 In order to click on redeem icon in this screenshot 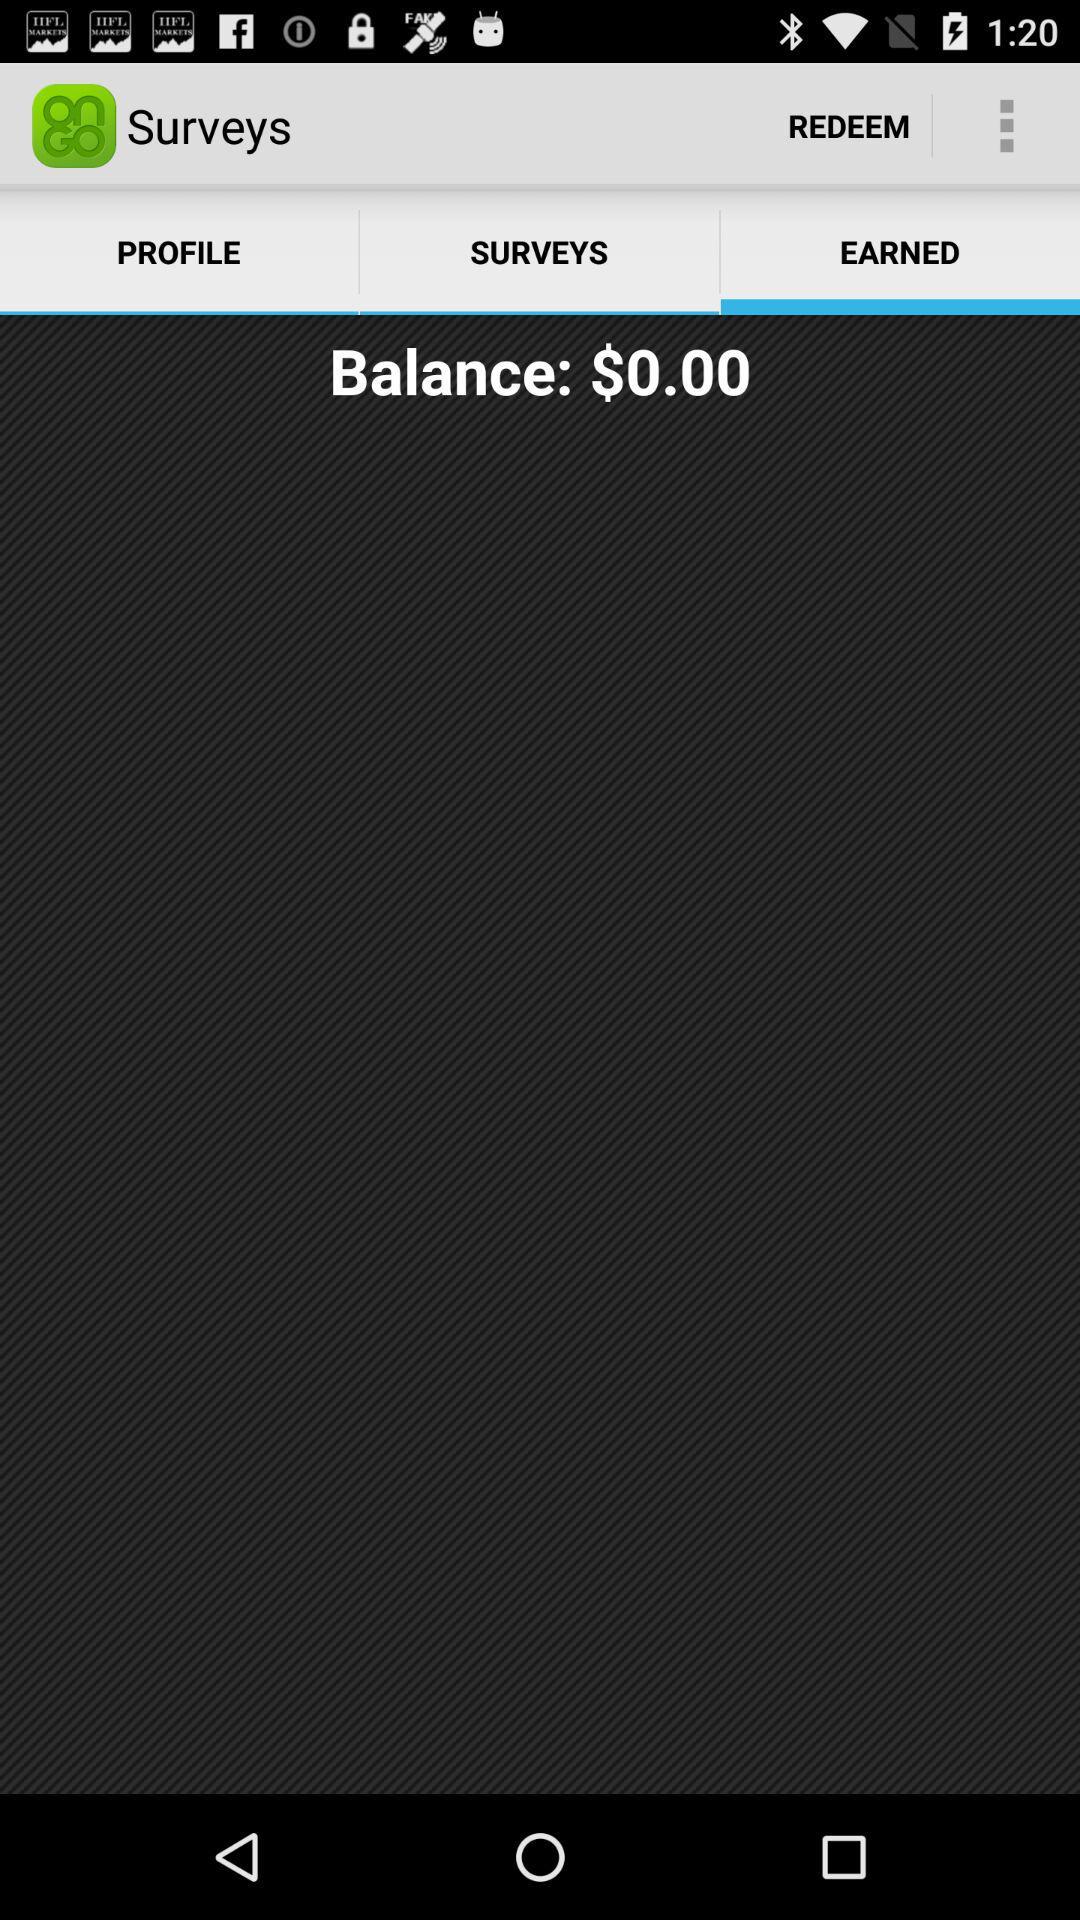, I will do `click(849, 124)`.